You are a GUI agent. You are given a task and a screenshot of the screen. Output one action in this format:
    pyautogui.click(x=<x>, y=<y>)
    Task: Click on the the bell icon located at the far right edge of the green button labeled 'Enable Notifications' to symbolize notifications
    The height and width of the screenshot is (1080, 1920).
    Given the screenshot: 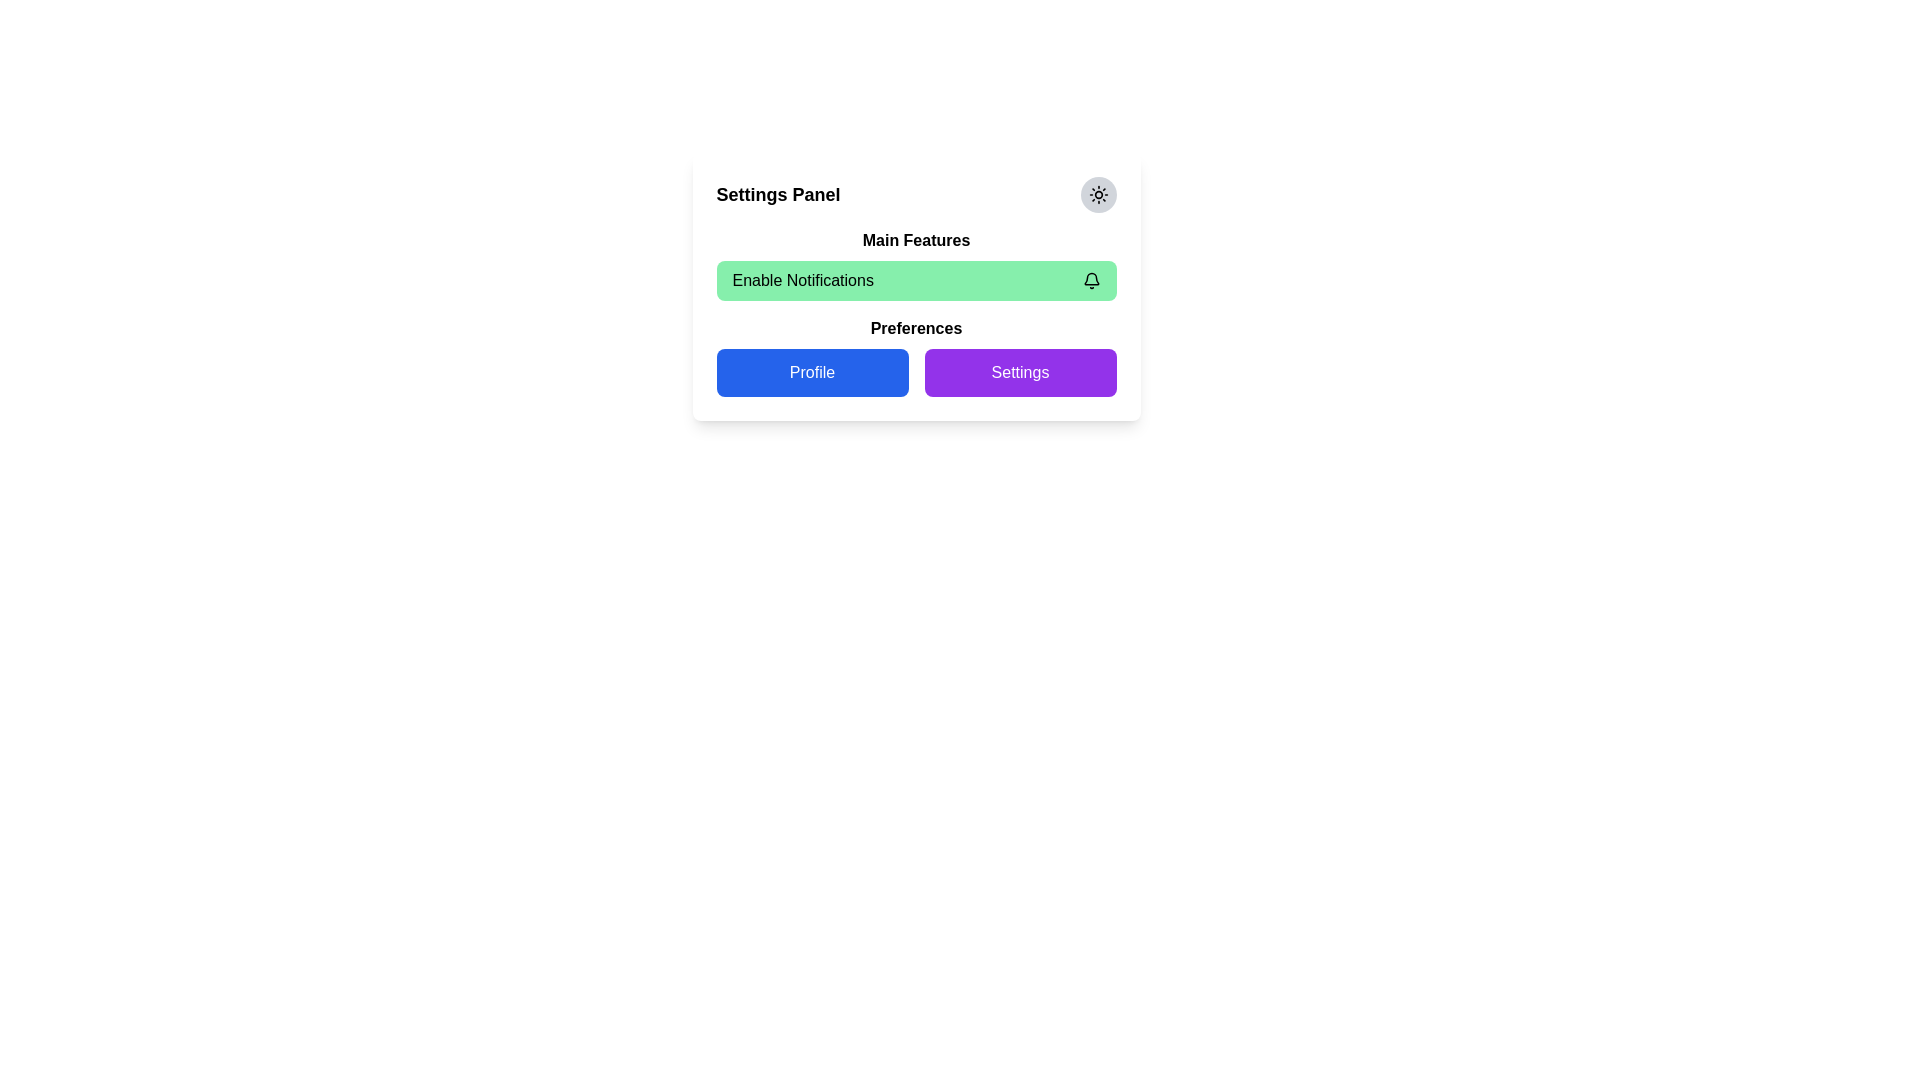 What is the action you would take?
    pyautogui.click(x=1090, y=281)
    